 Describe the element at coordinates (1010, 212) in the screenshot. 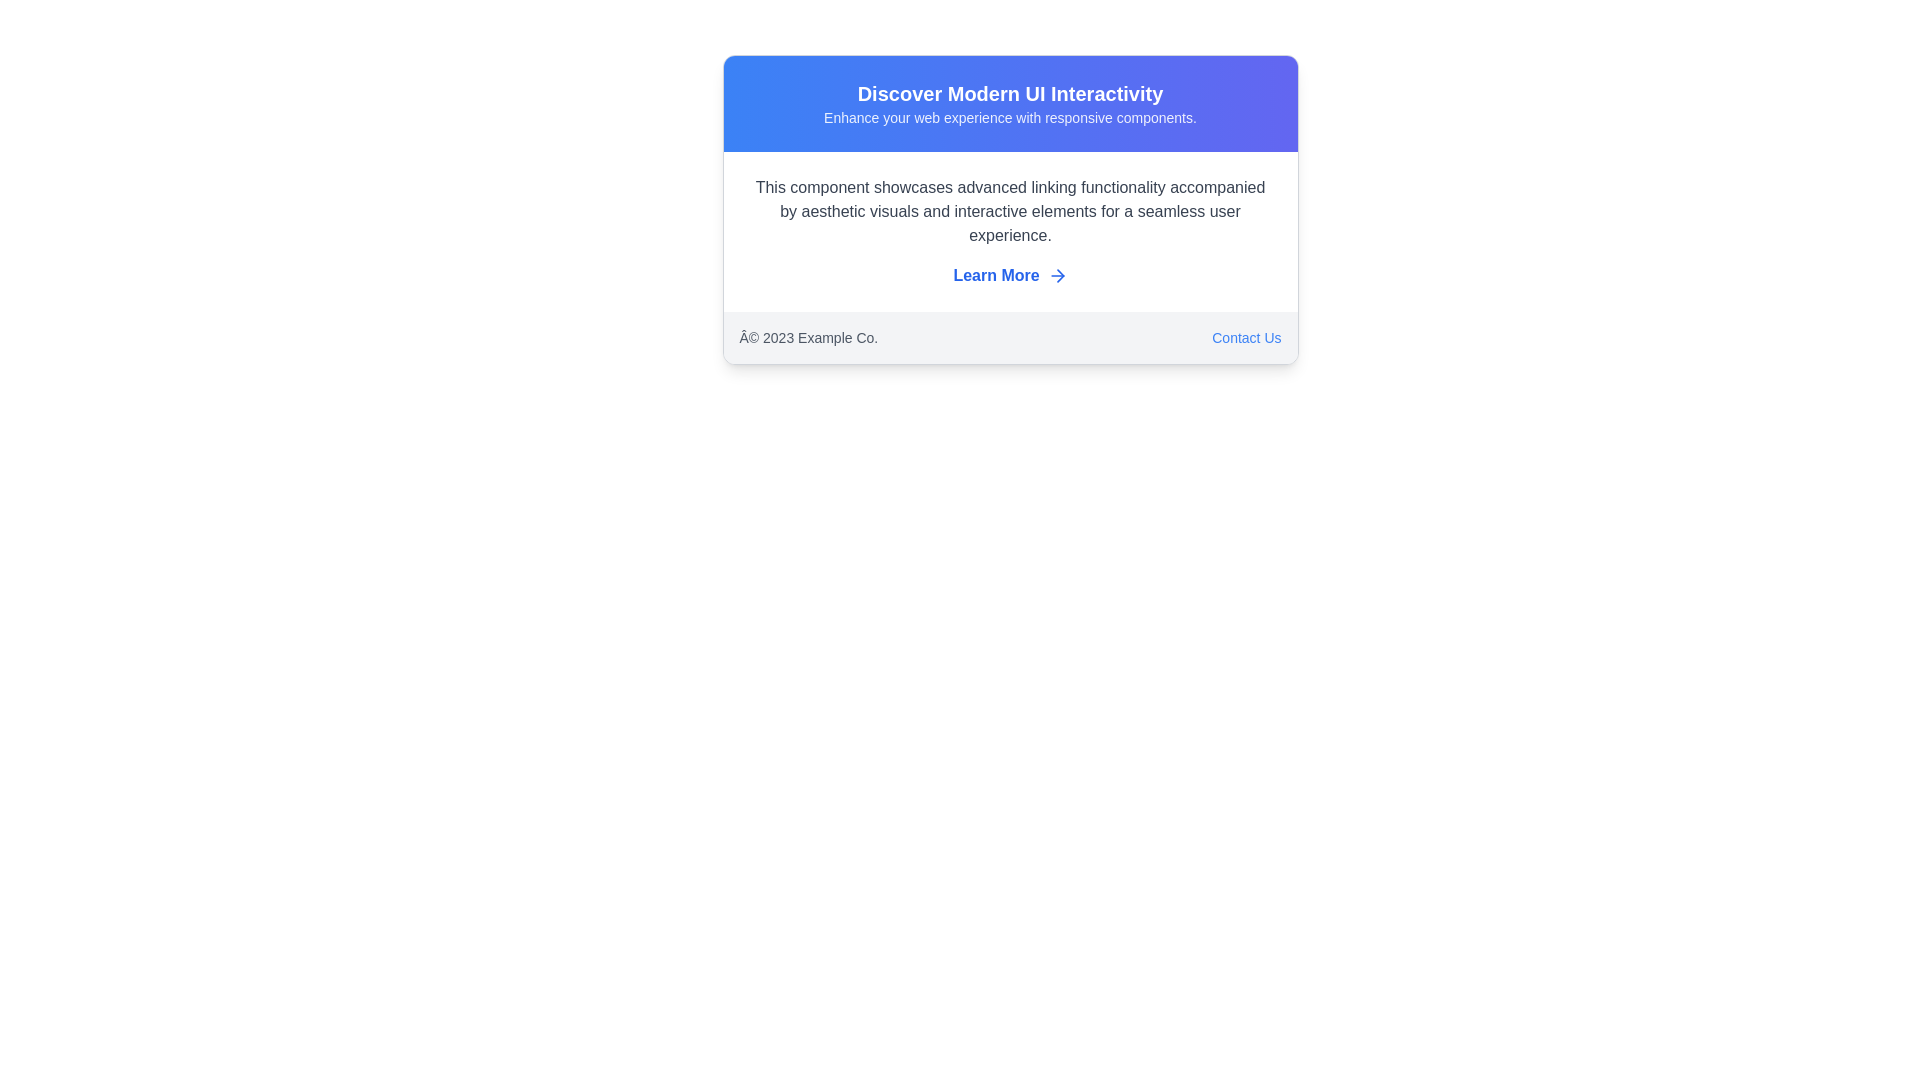

I see `the uppermost Text block that describes advanced linking functionality, which is styled in dark gray (#gray-700) and positioned above the 'Learn More' hyperlink` at that location.